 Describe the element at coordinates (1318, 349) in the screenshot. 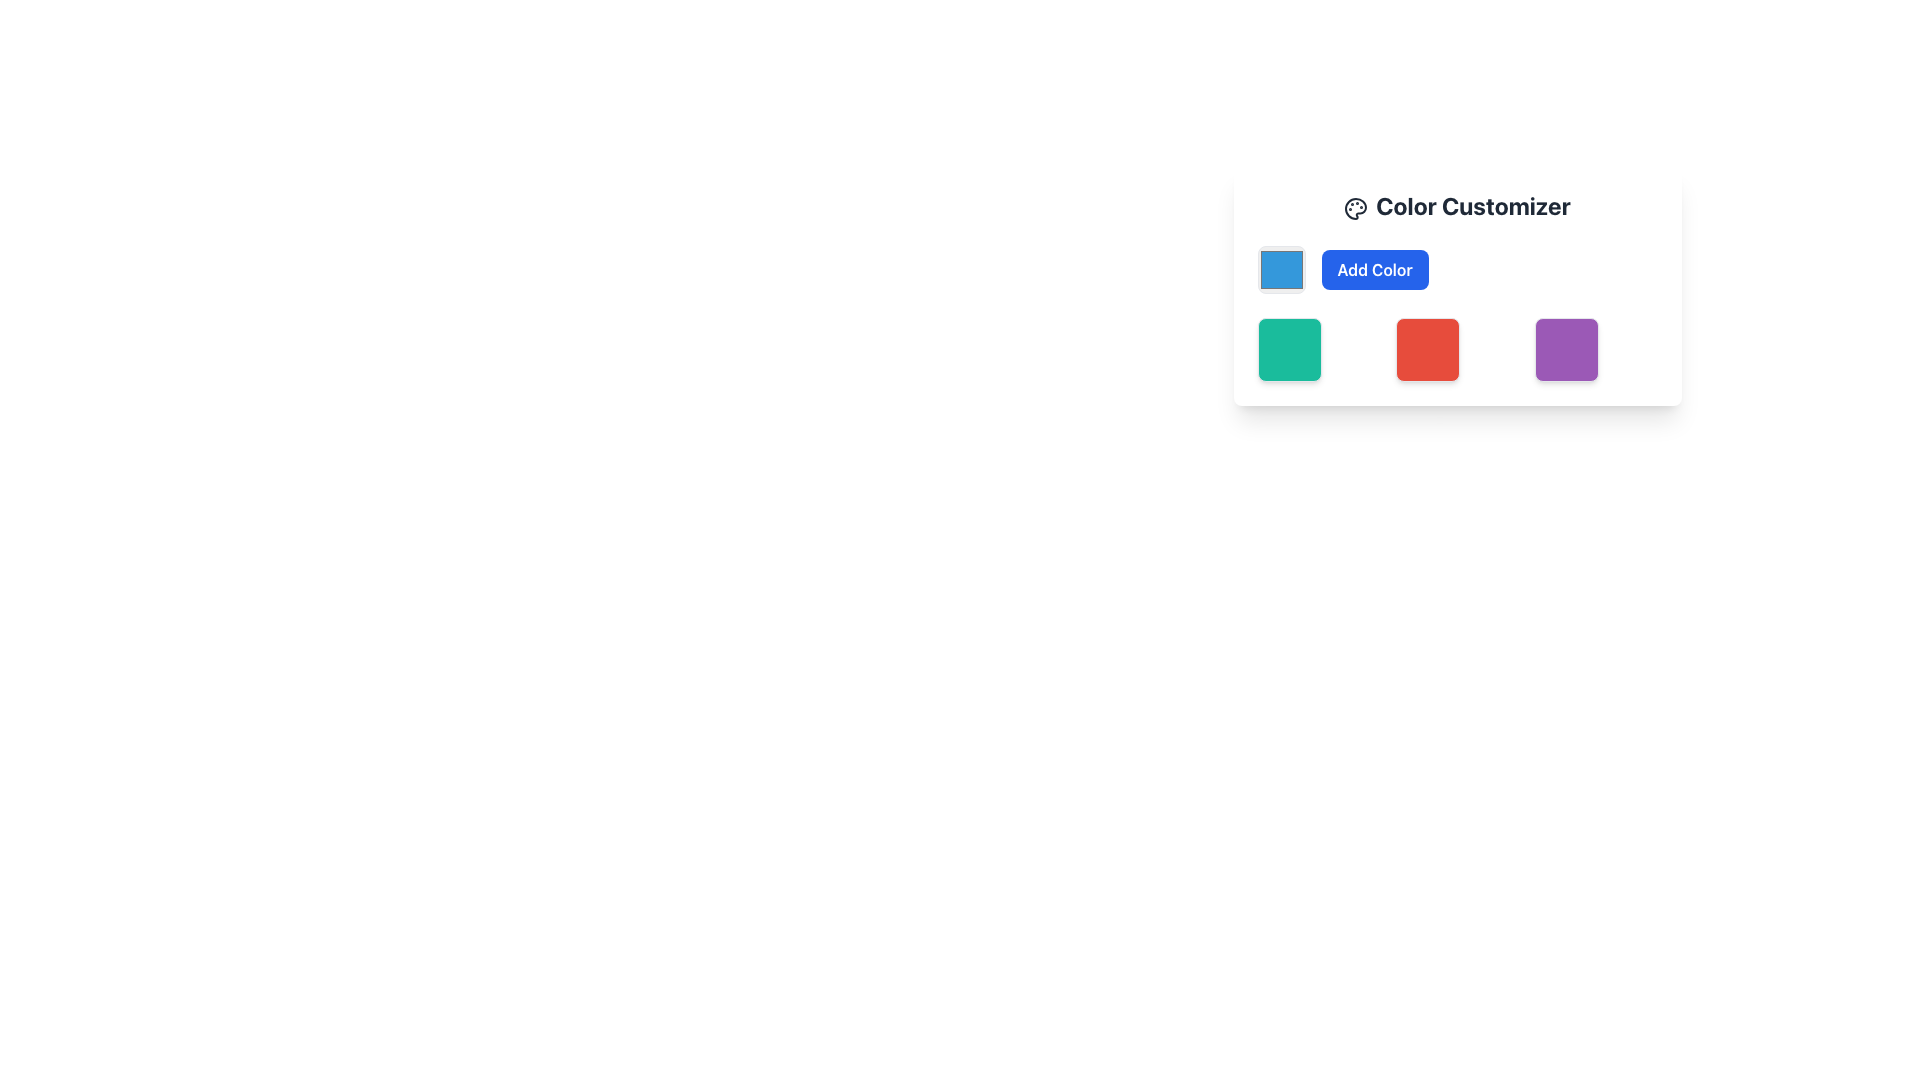

I see `the first selectable color tile in the Color Customizer section` at that location.